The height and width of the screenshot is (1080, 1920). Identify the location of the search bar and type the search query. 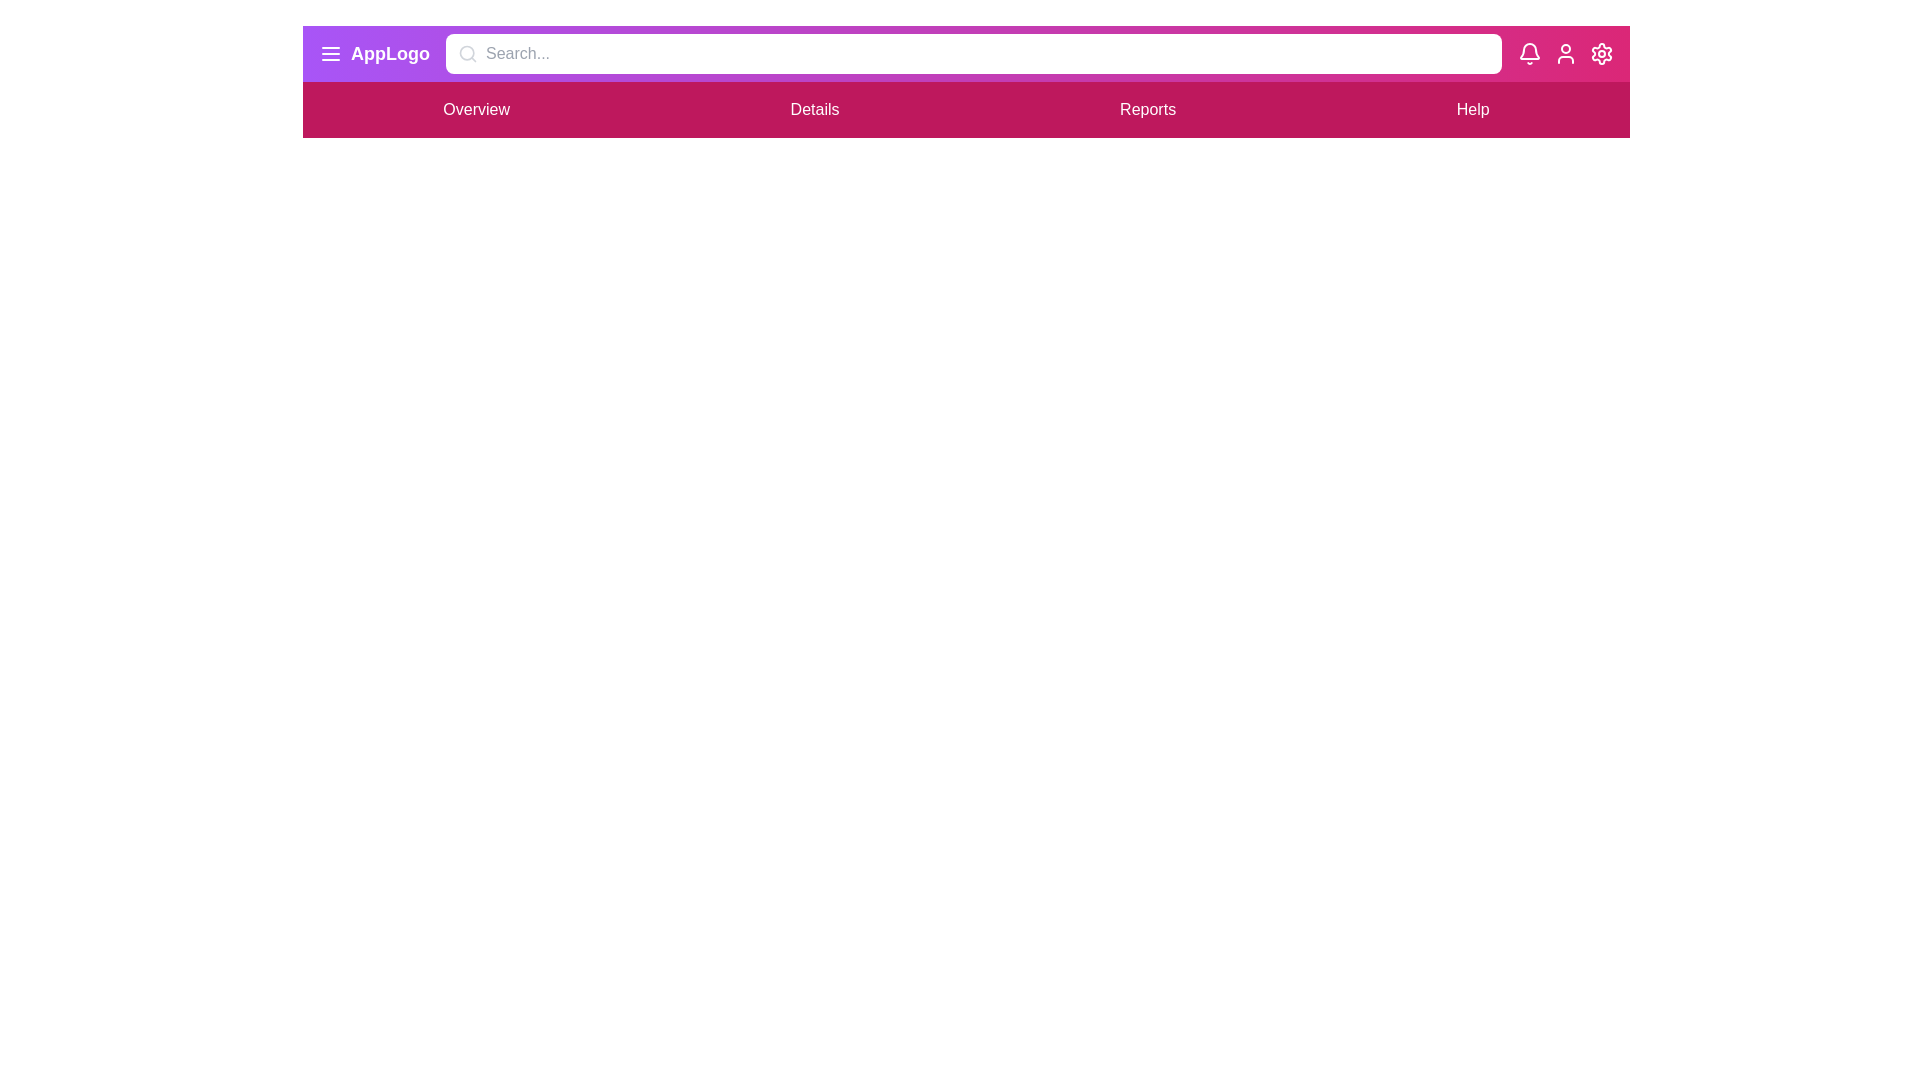
(974, 53).